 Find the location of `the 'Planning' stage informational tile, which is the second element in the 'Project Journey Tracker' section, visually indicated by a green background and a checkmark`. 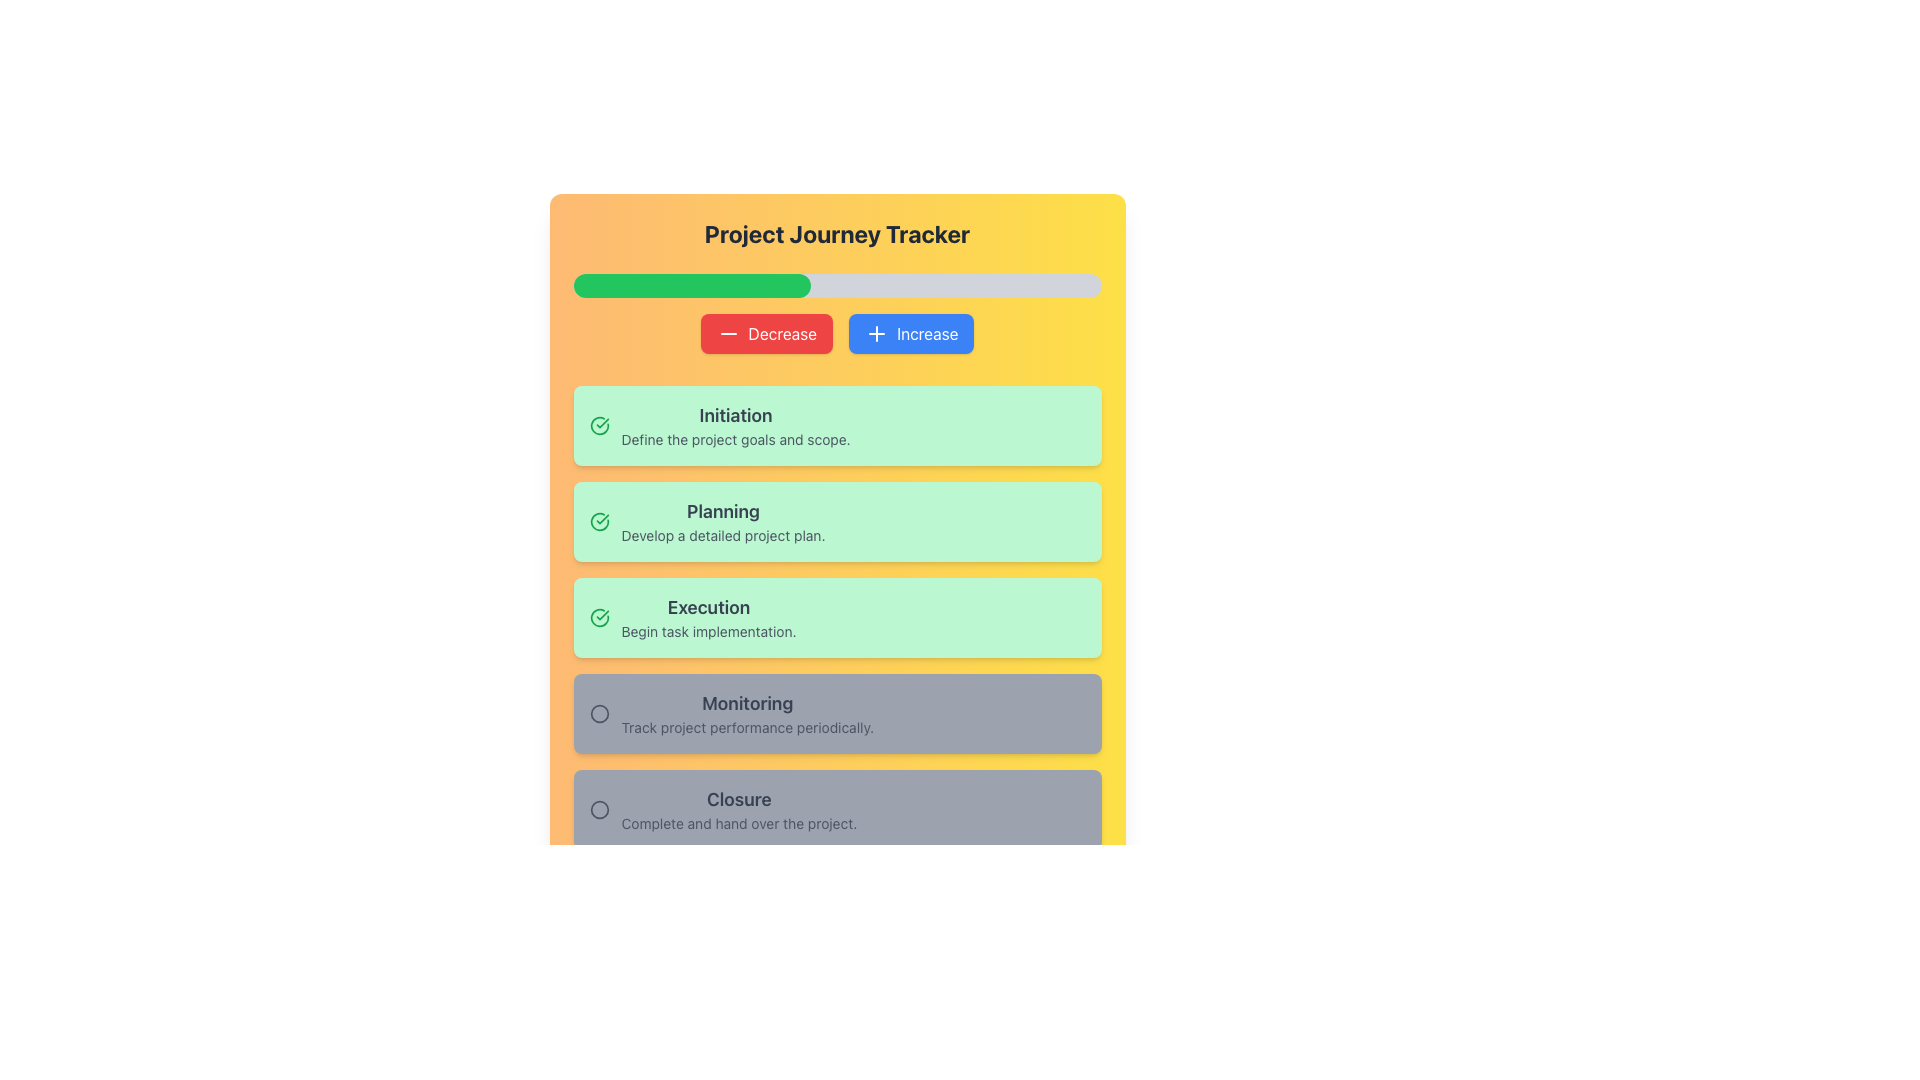

the 'Planning' stage informational tile, which is the second element in the 'Project Journey Tracker' section, visually indicated by a green background and a checkmark is located at coordinates (837, 520).